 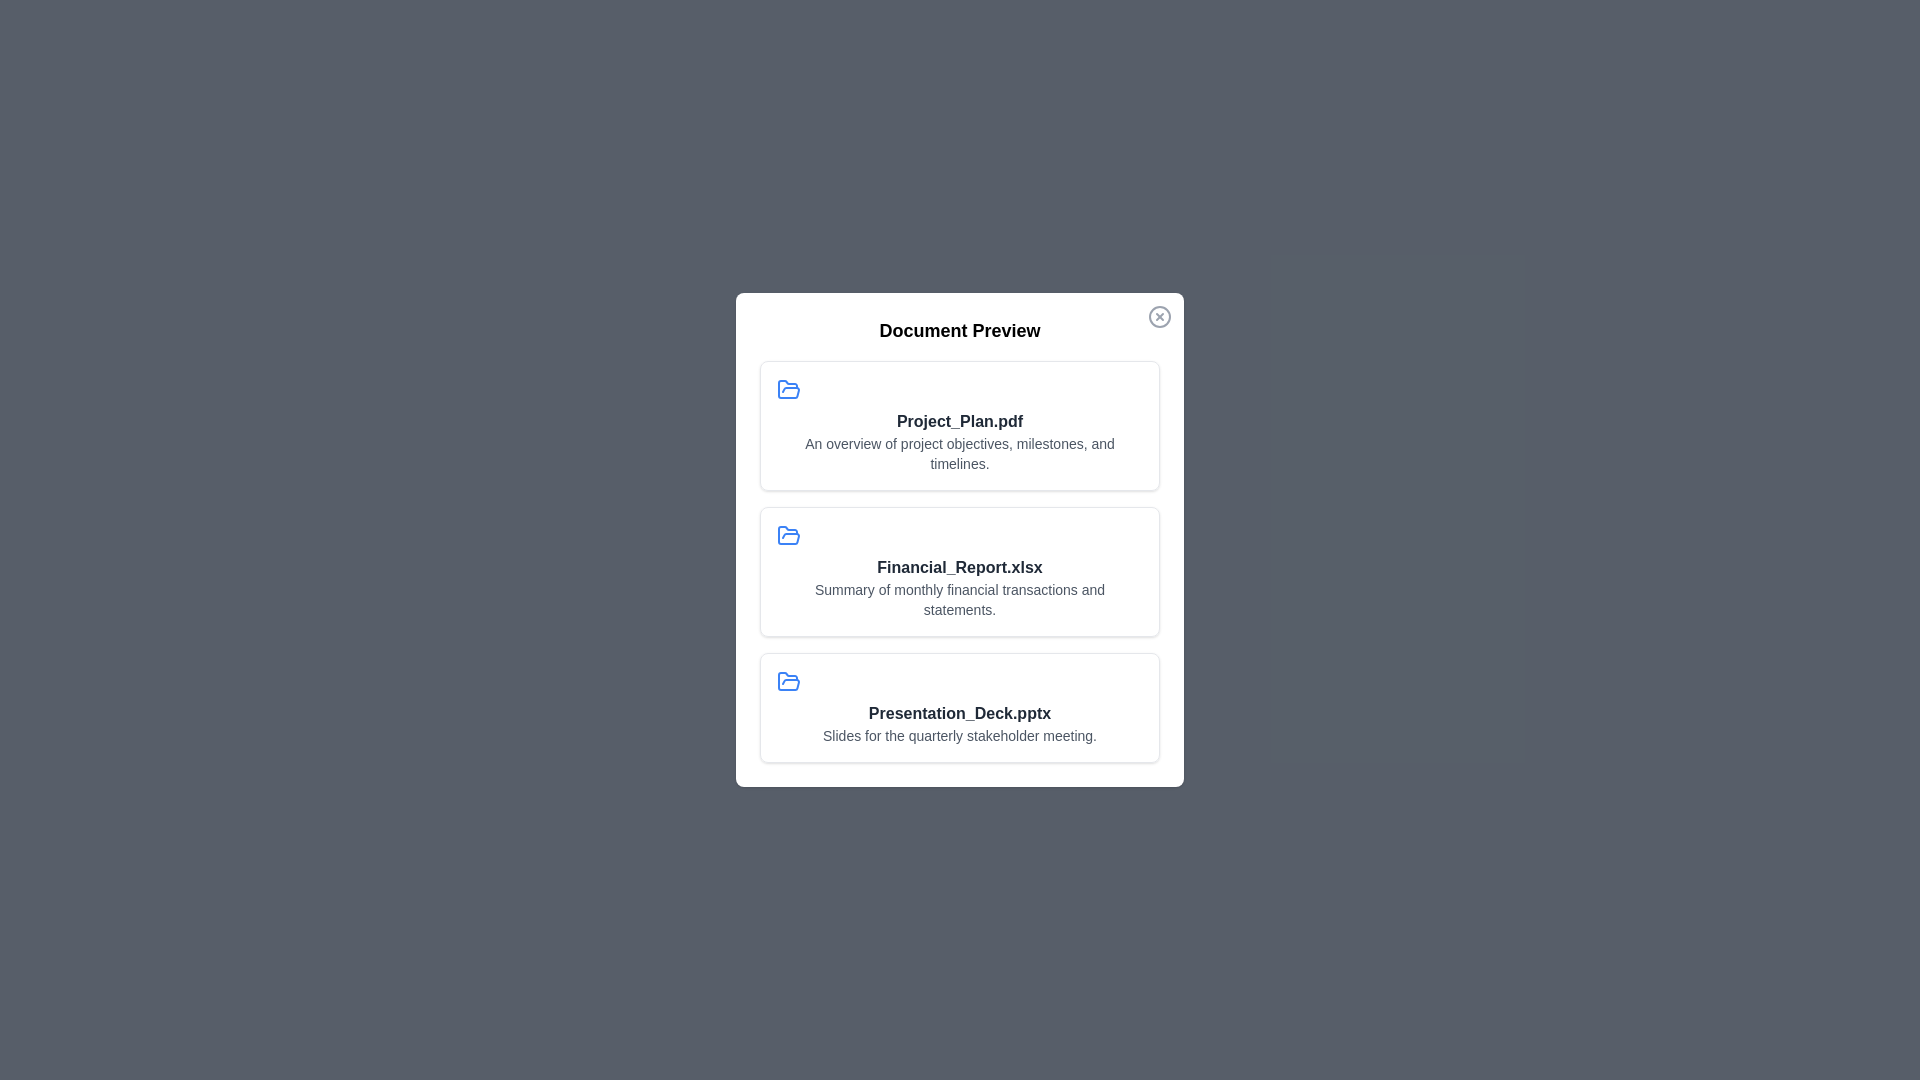 What do you see at coordinates (787, 535) in the screenshot?
I see `the icon associated with the document Financial_Report.xlsx to examine it visually` at bounding box center [787, 535].